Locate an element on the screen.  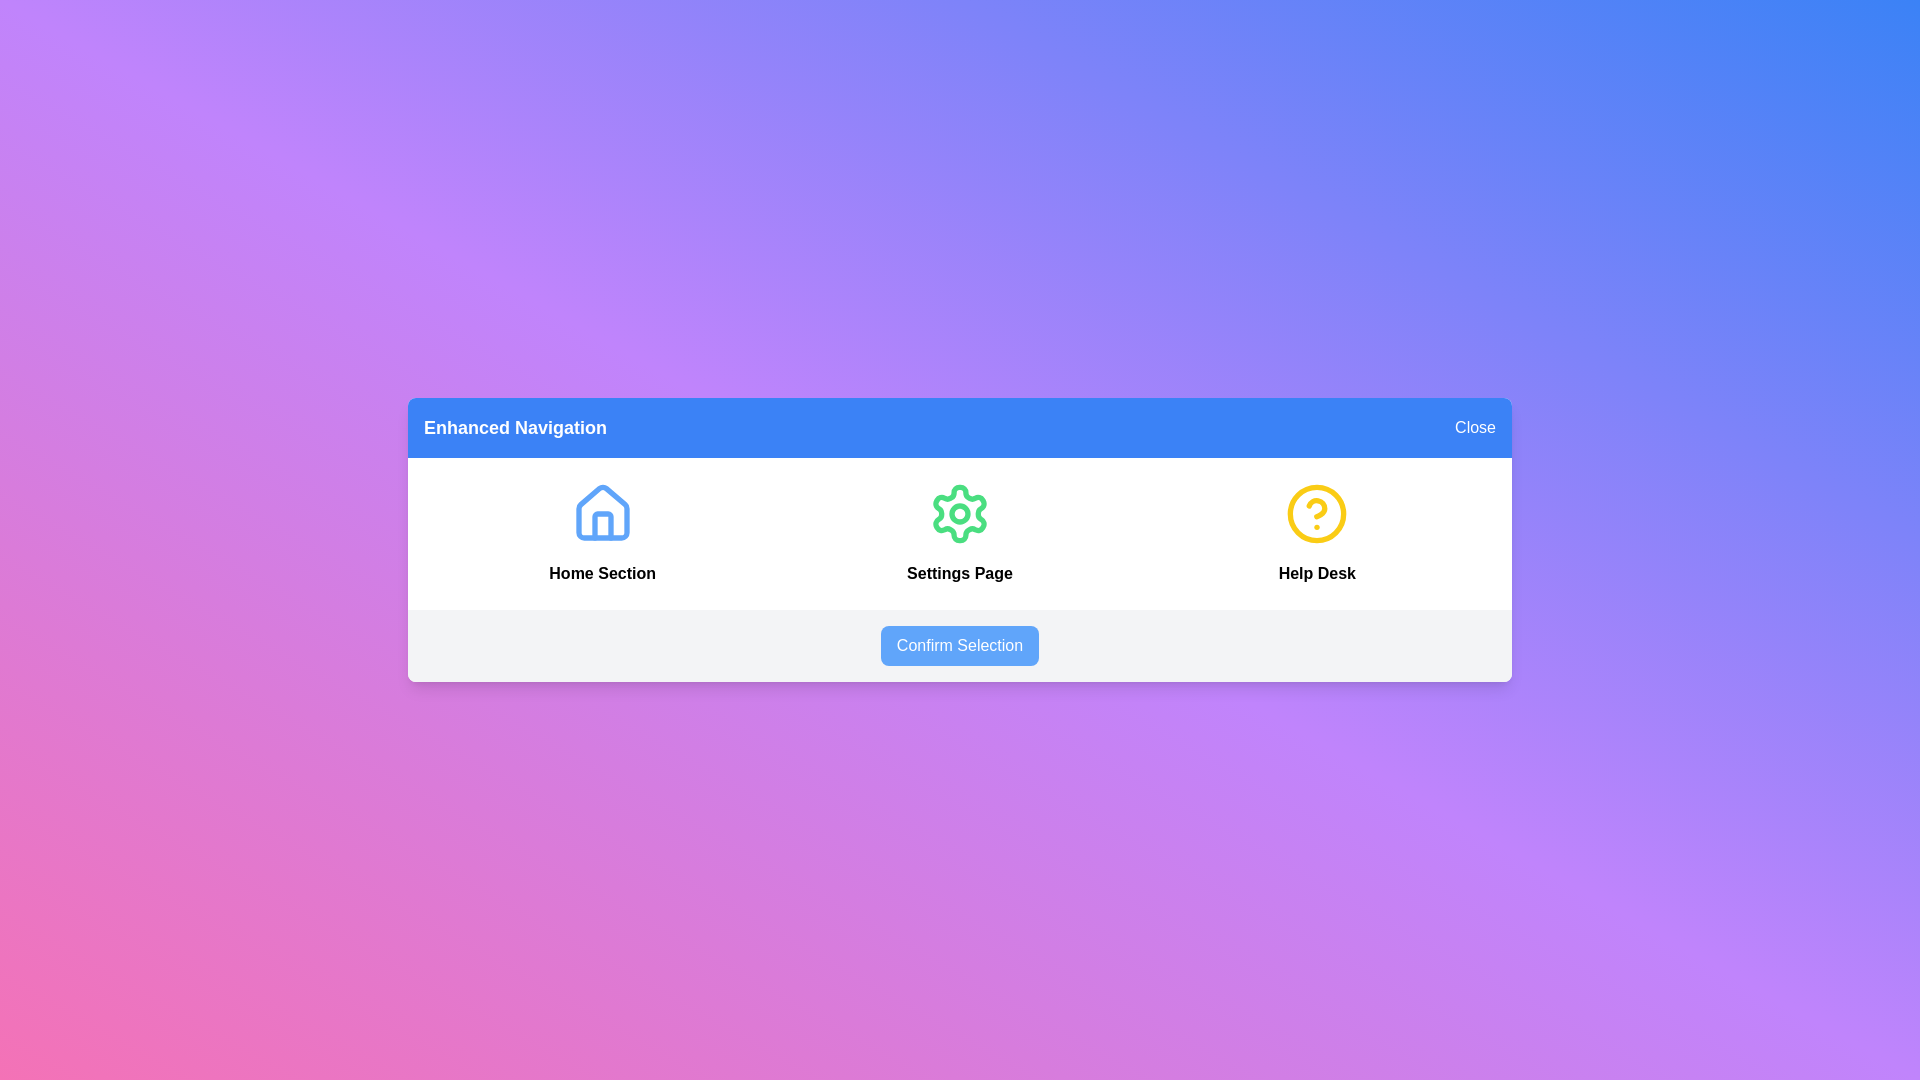
the 'Home Section' icon to interact with the Home feature is located at coordinates (601, 512).